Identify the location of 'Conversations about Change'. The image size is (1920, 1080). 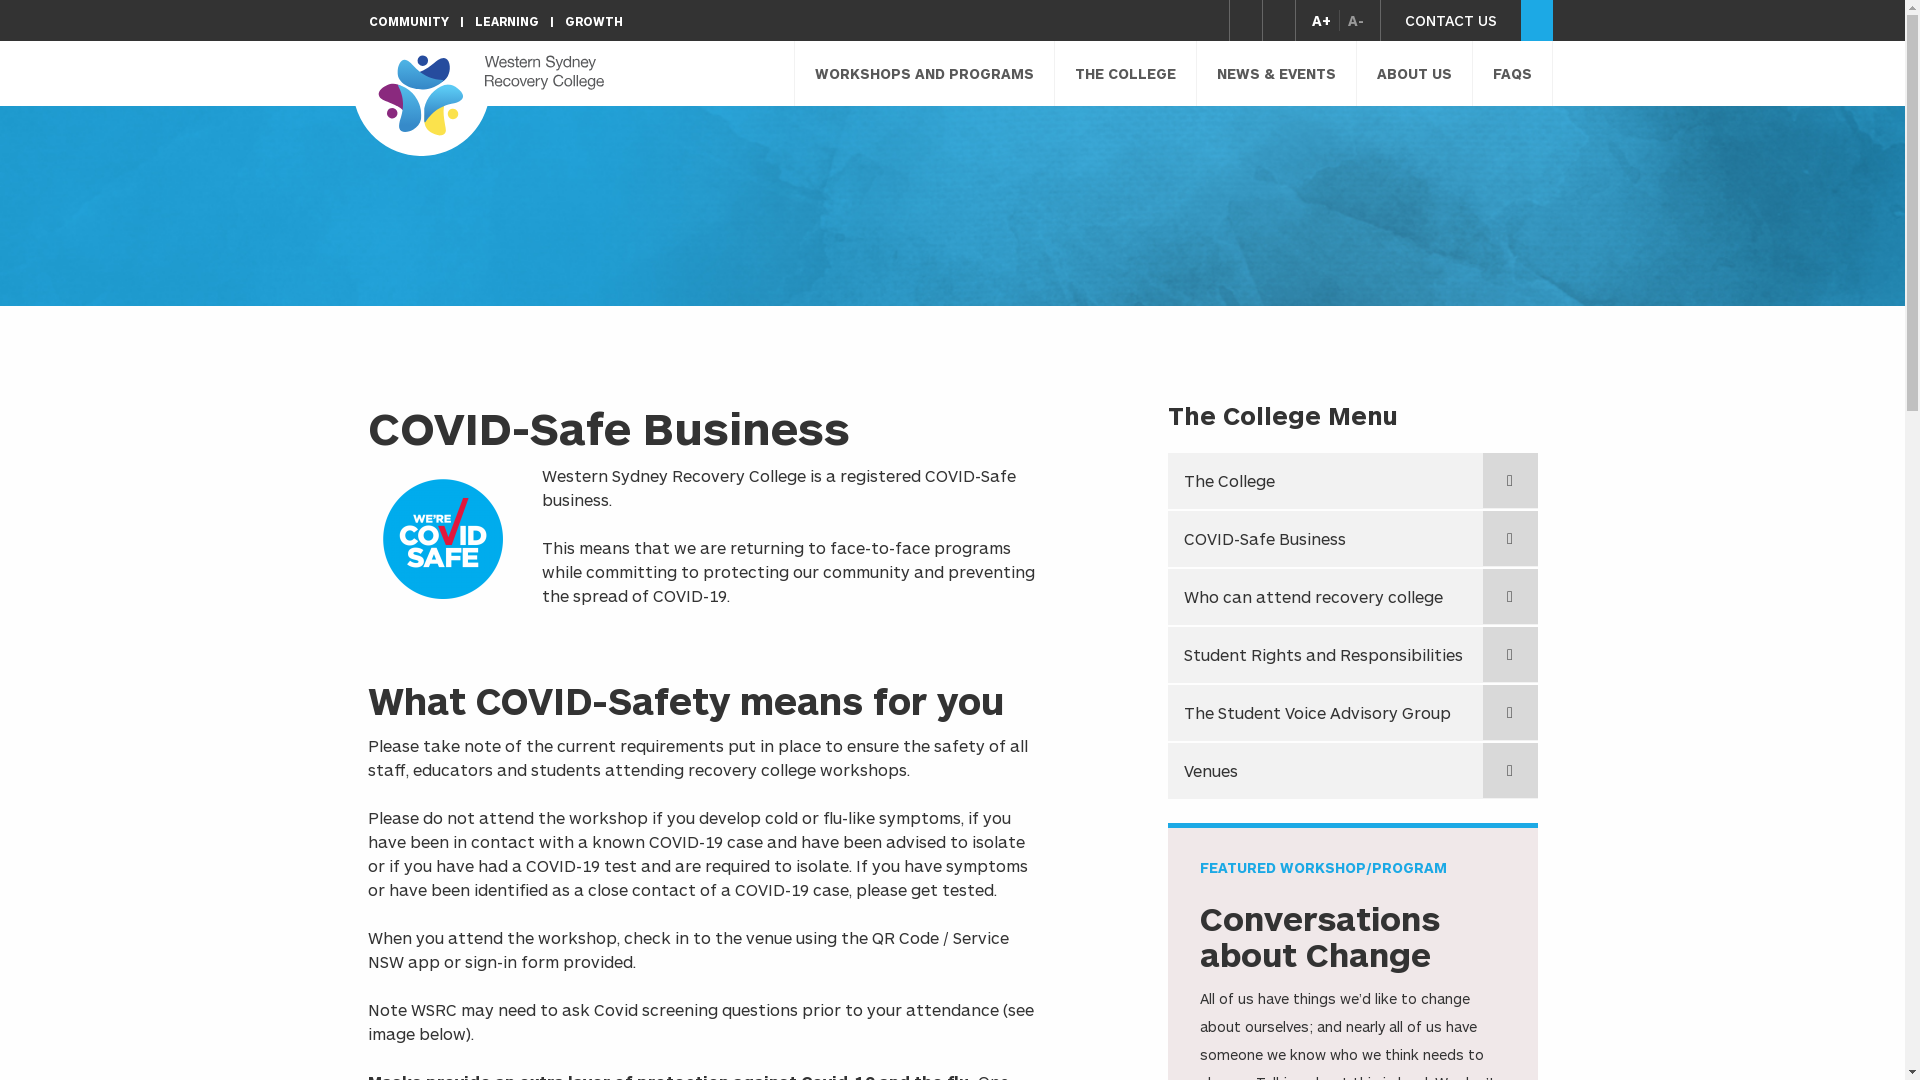
(1320, 936).